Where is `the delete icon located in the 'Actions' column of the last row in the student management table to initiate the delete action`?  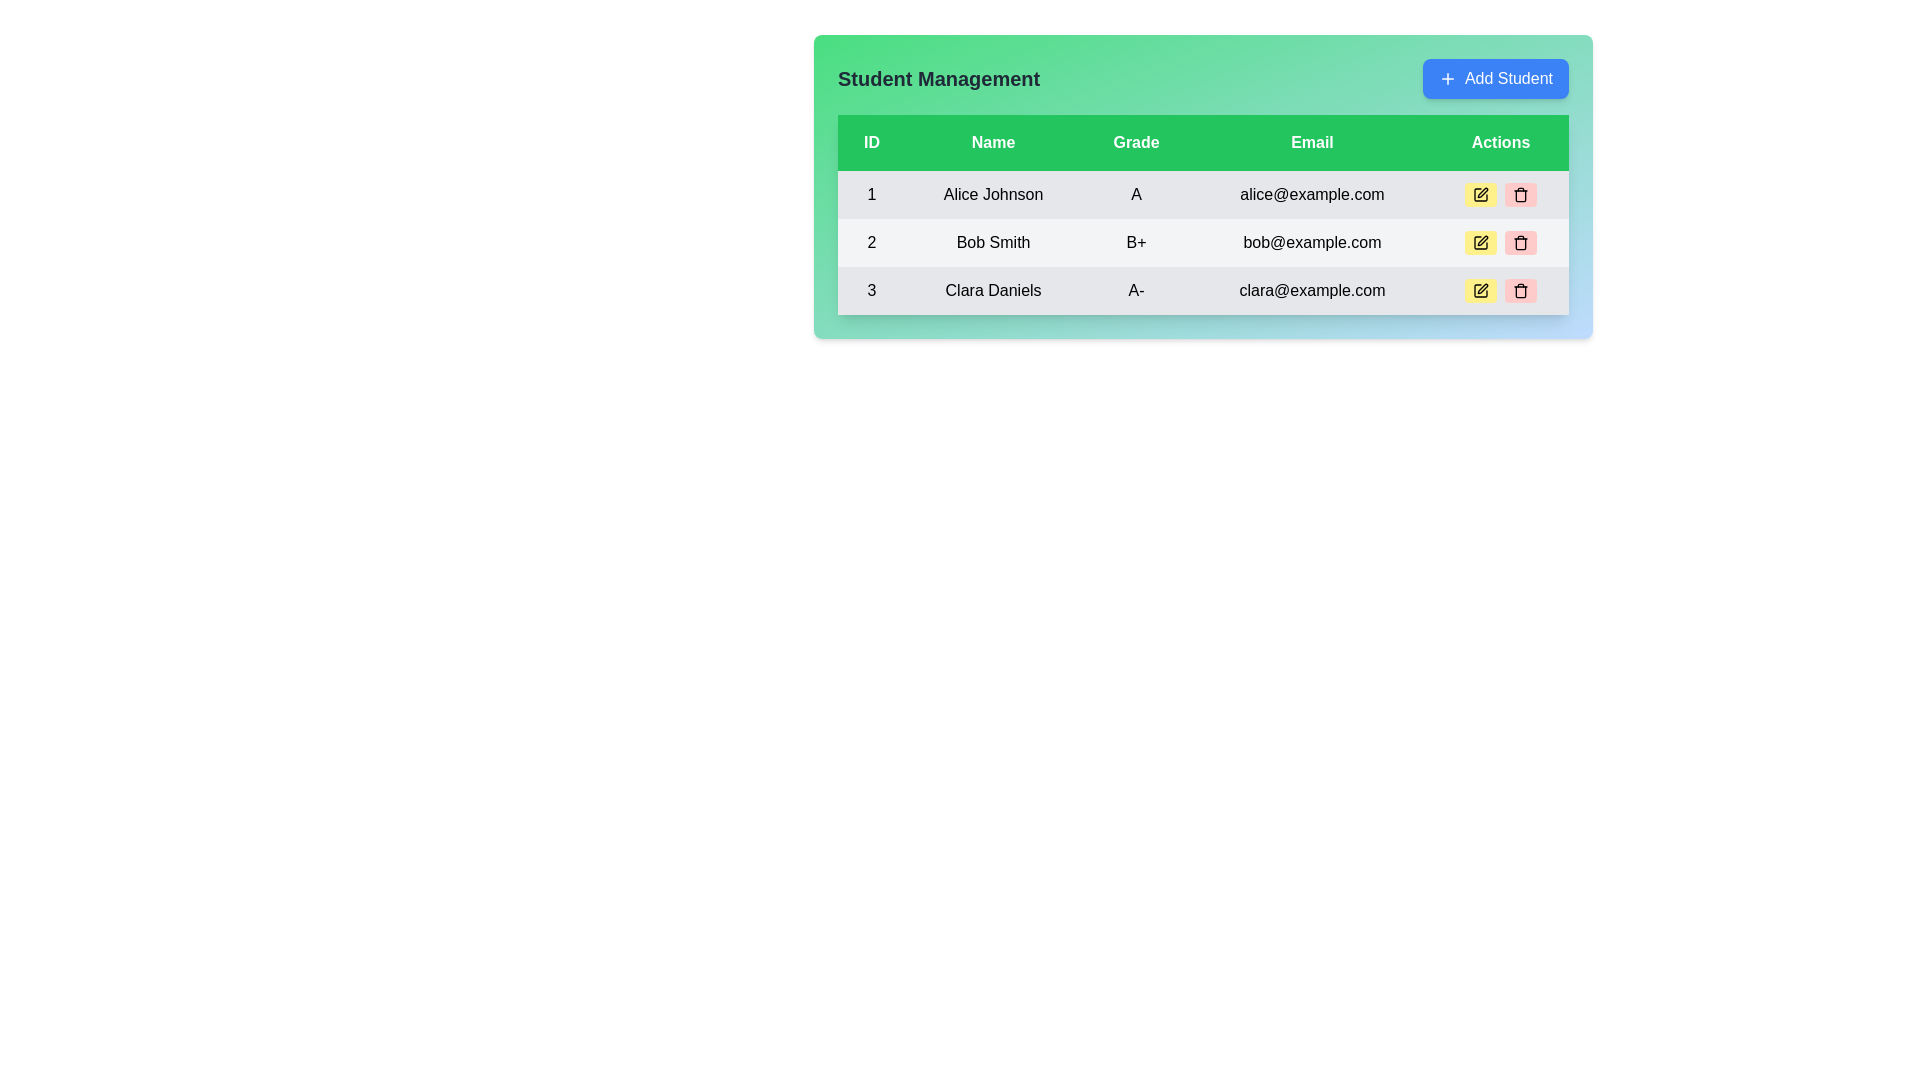
the delete icon located in the 'Actions' column of the last row in the student management table to initiate the delete action is located at coordinates (1520, 290).